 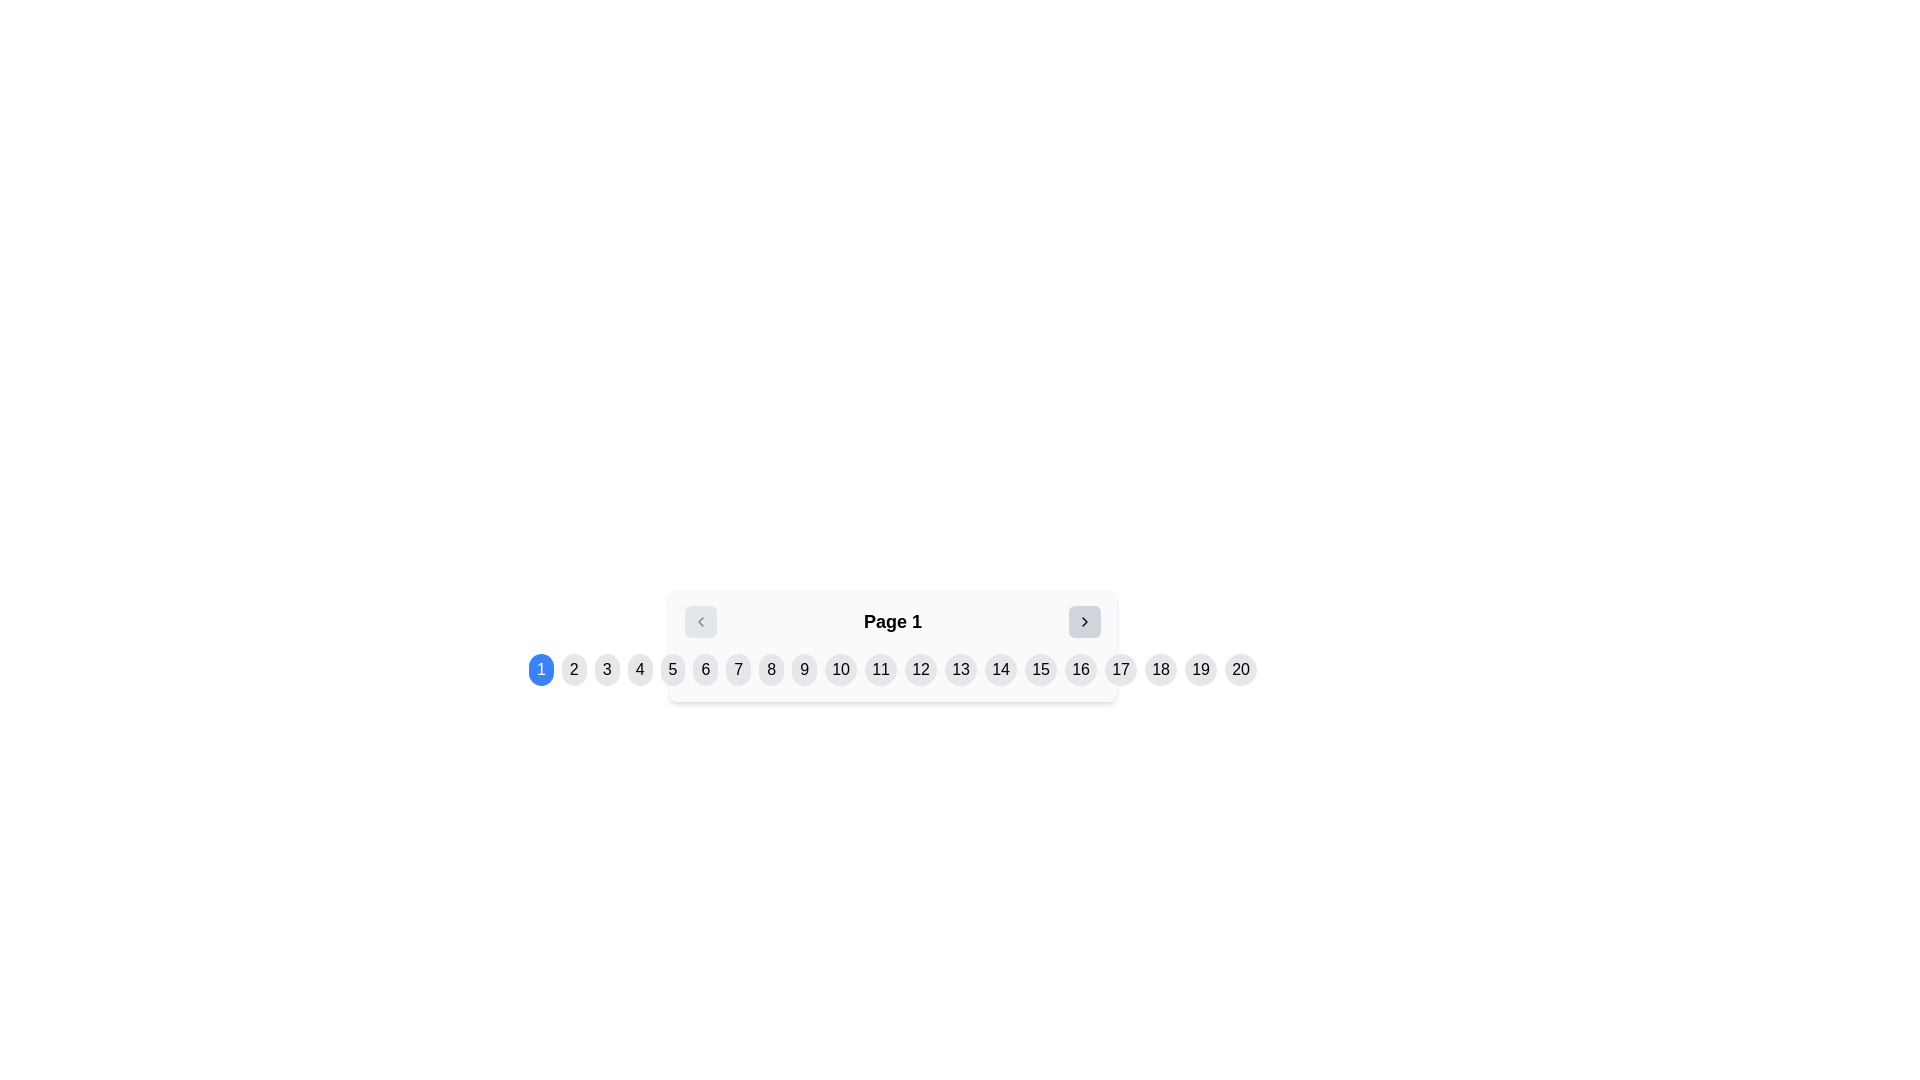 What do you see at coordinates (1121, 670) in the screenshot?
I see `the circular button labeled '17'` at bounding box center [1121, 670].